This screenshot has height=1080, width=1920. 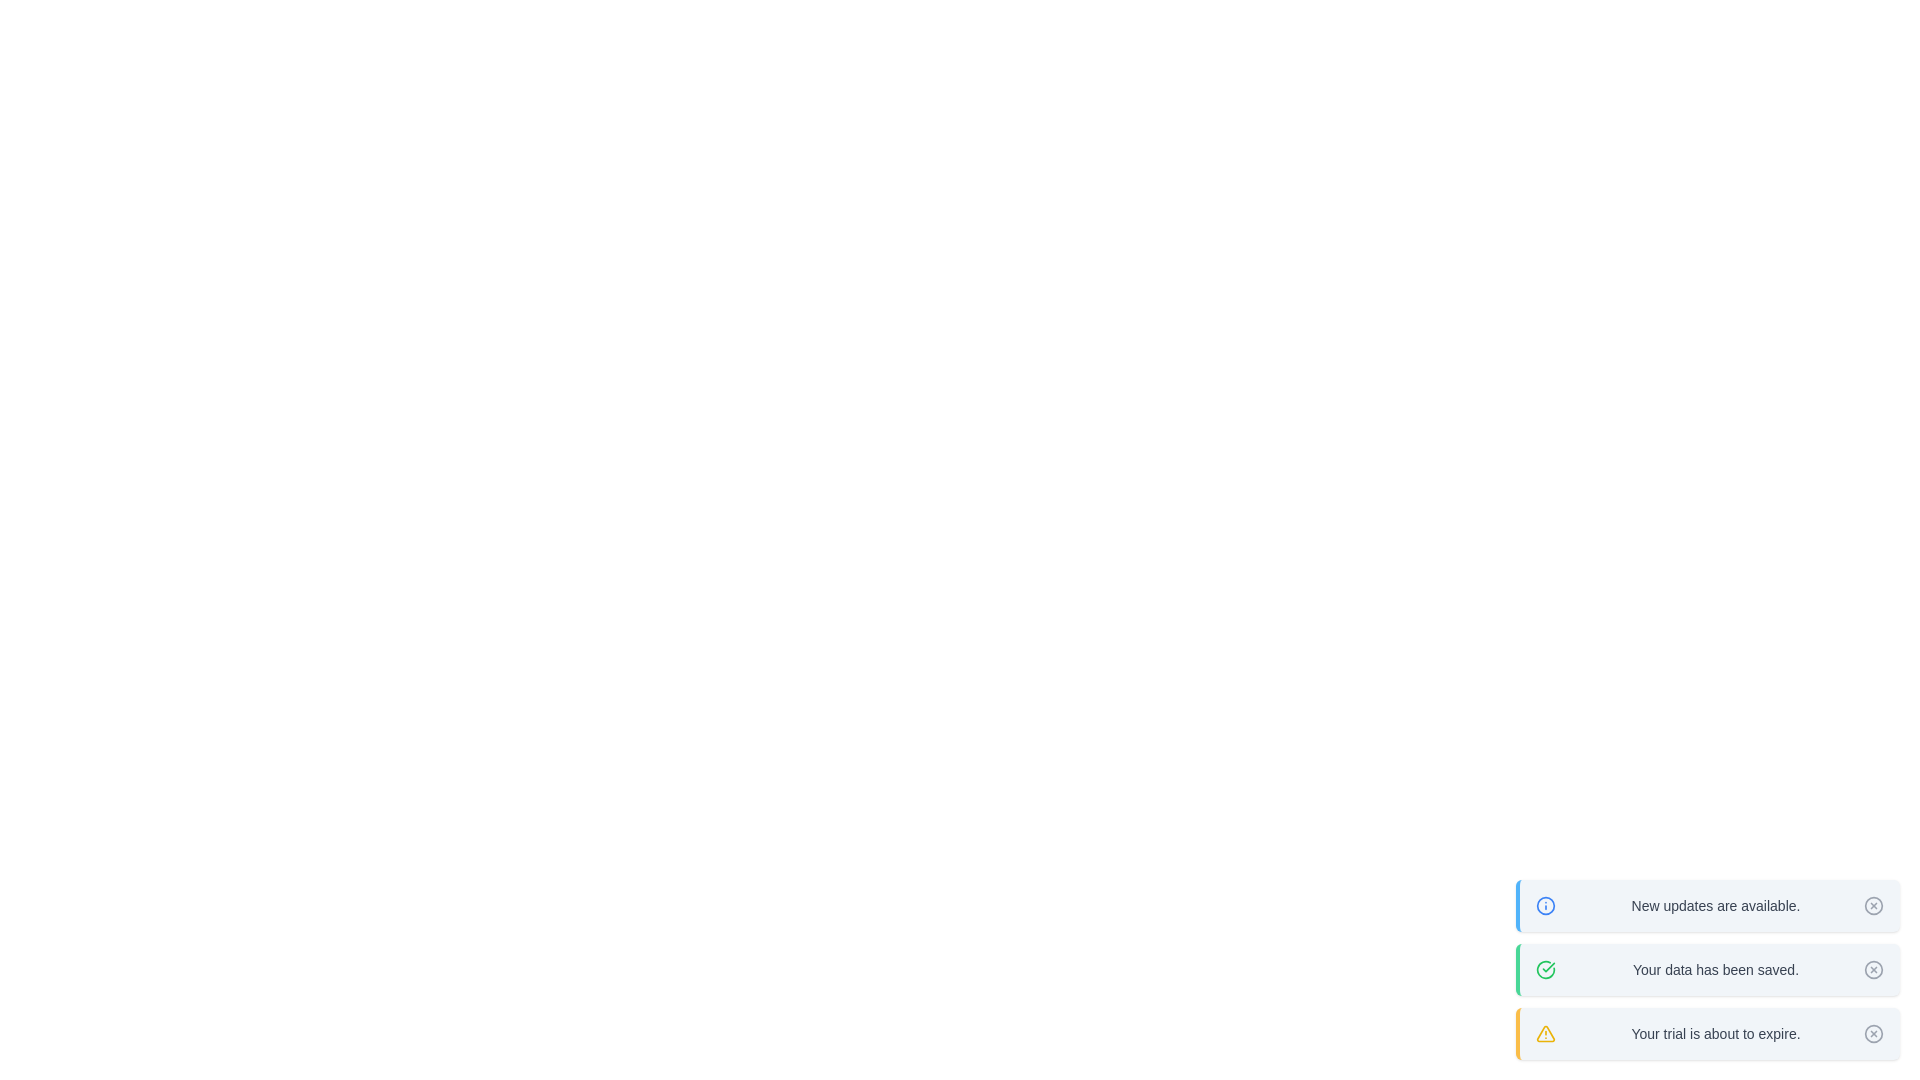 What do you see at coordinates (1872, 1033) in the screenshot?
I see `the close button for the notification regarding the trial expiration to change its color to red` at bounding box center [1872, 1033].